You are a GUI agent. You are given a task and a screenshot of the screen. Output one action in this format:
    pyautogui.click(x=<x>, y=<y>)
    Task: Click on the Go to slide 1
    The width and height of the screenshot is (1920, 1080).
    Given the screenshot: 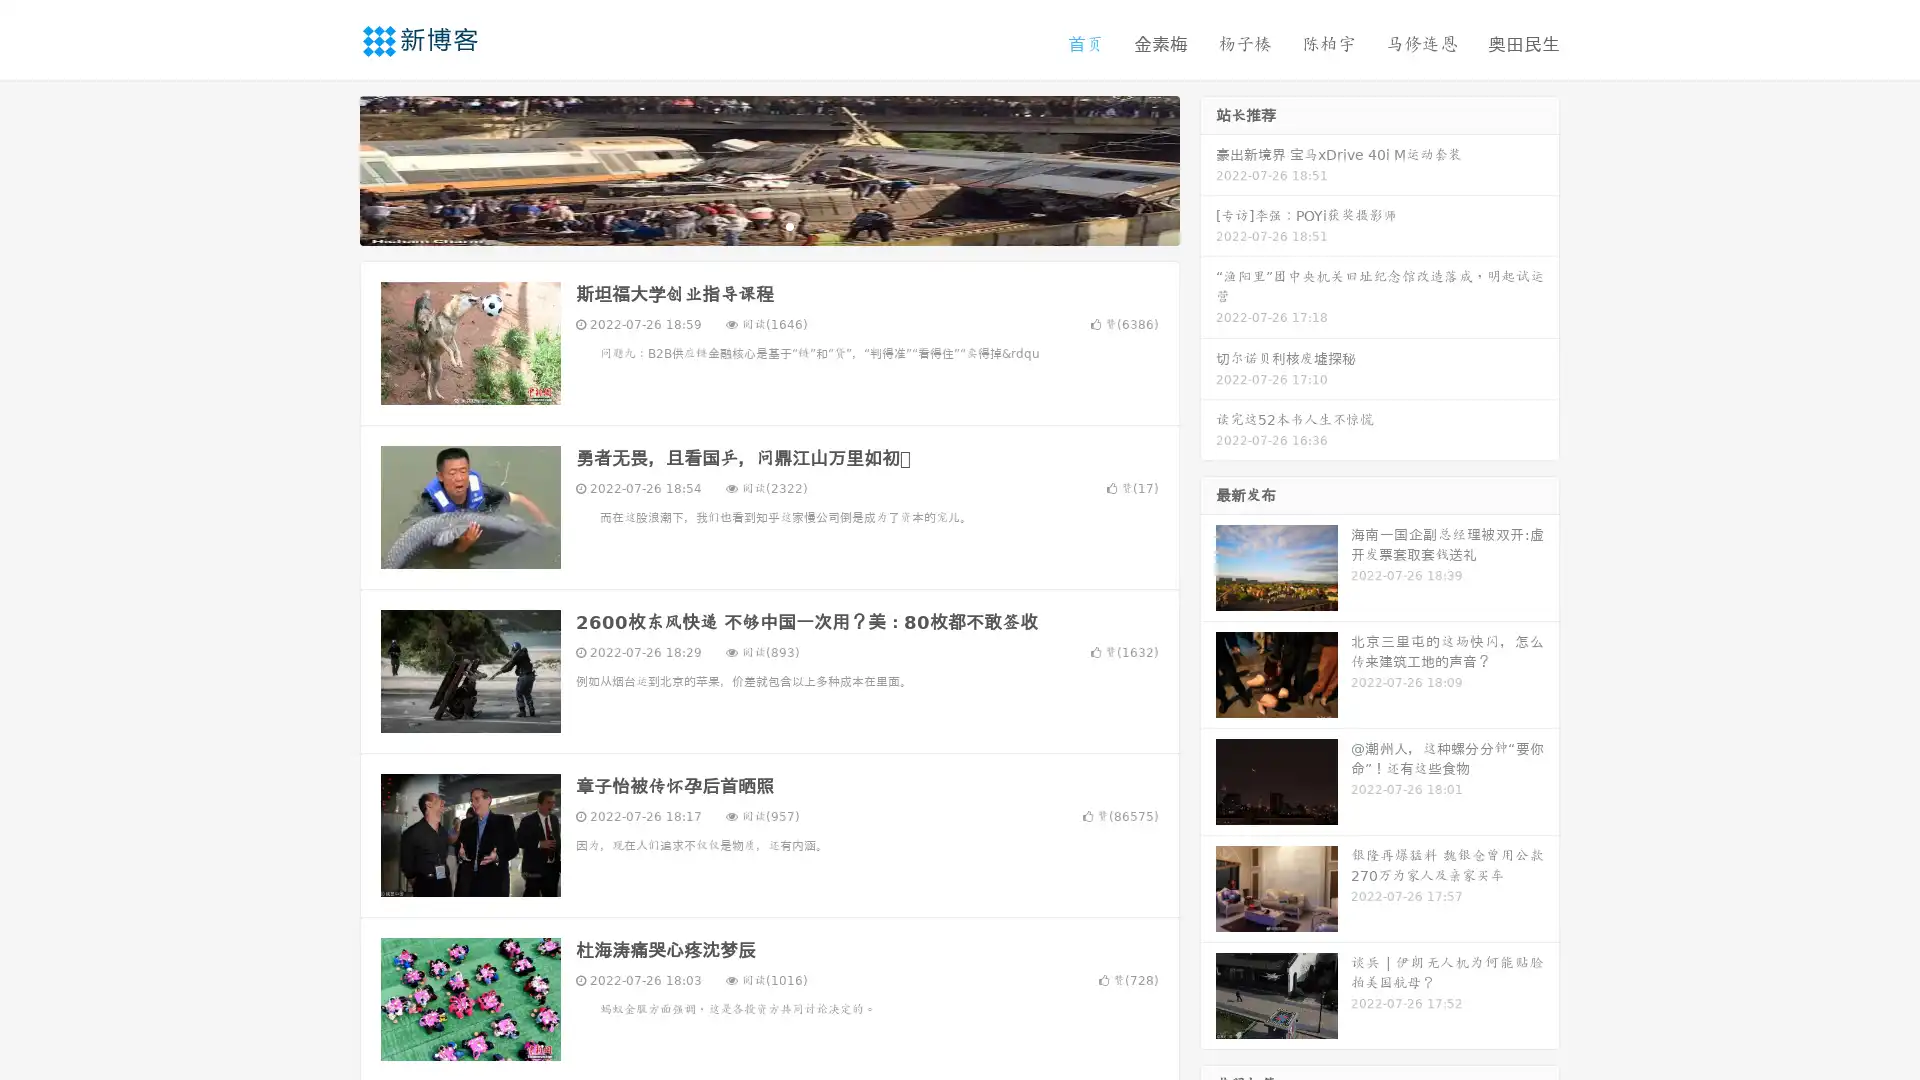 What is the action you would take?
    pyautogui.click(x=748, y=225)
    